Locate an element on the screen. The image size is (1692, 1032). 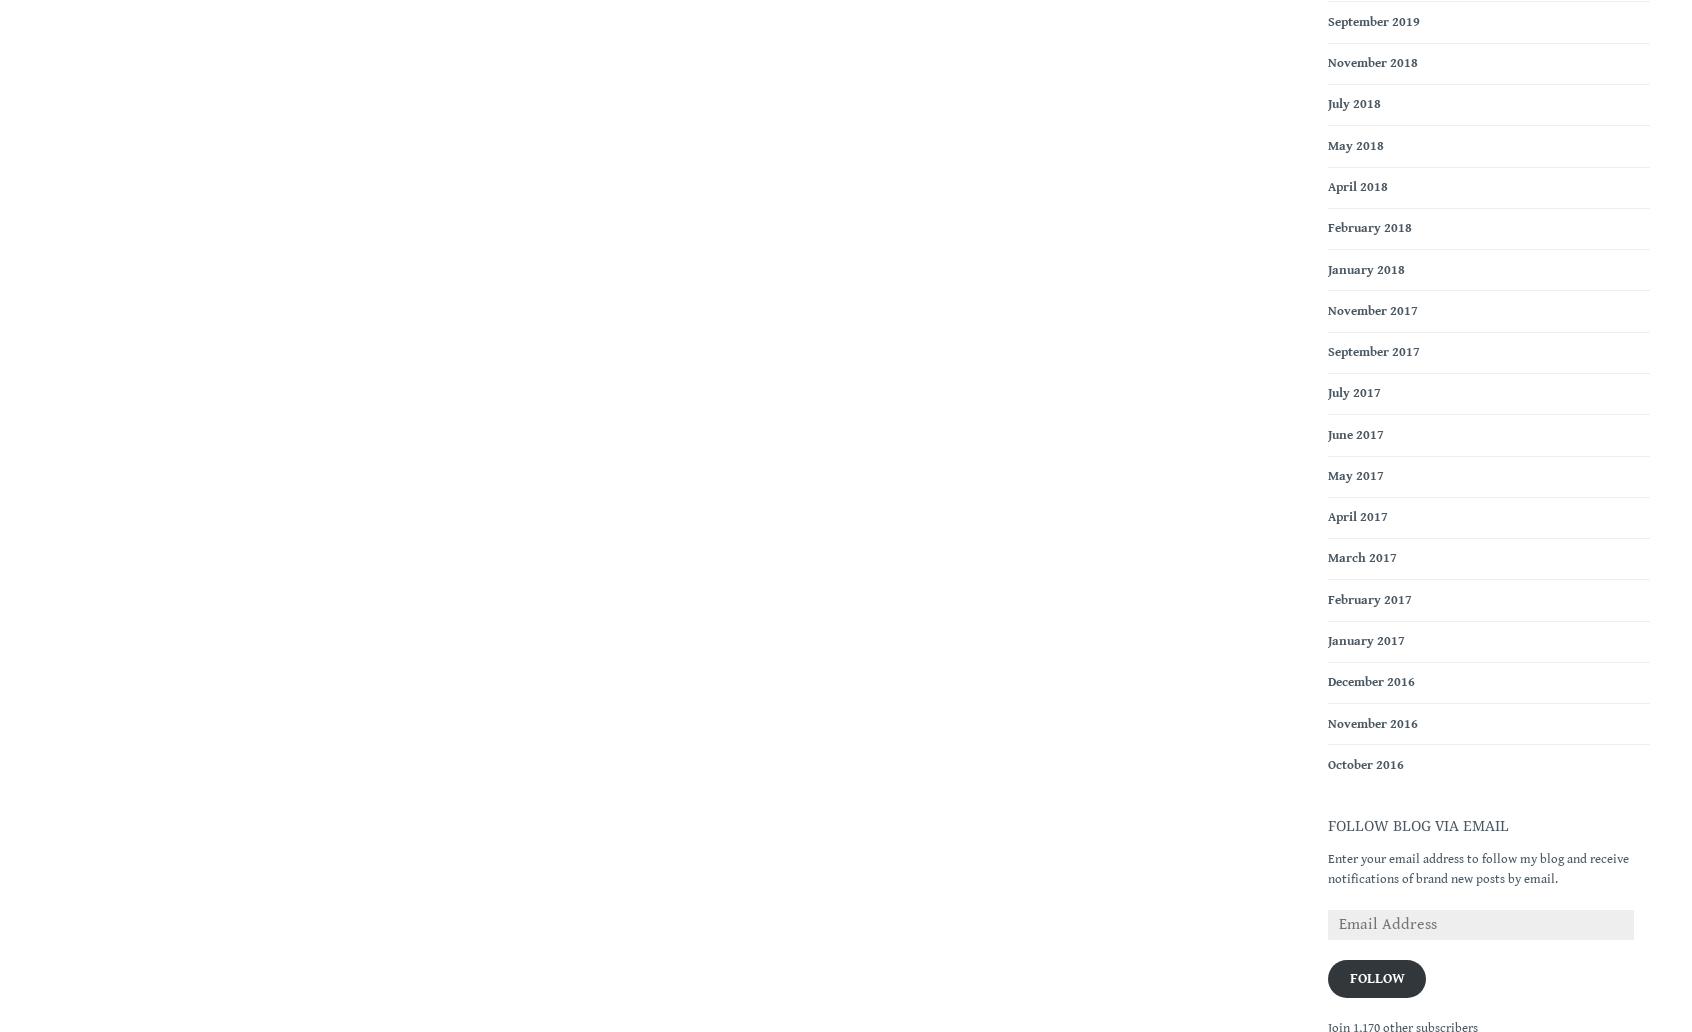
'November 2018' is located at coordinates (1373, 63).